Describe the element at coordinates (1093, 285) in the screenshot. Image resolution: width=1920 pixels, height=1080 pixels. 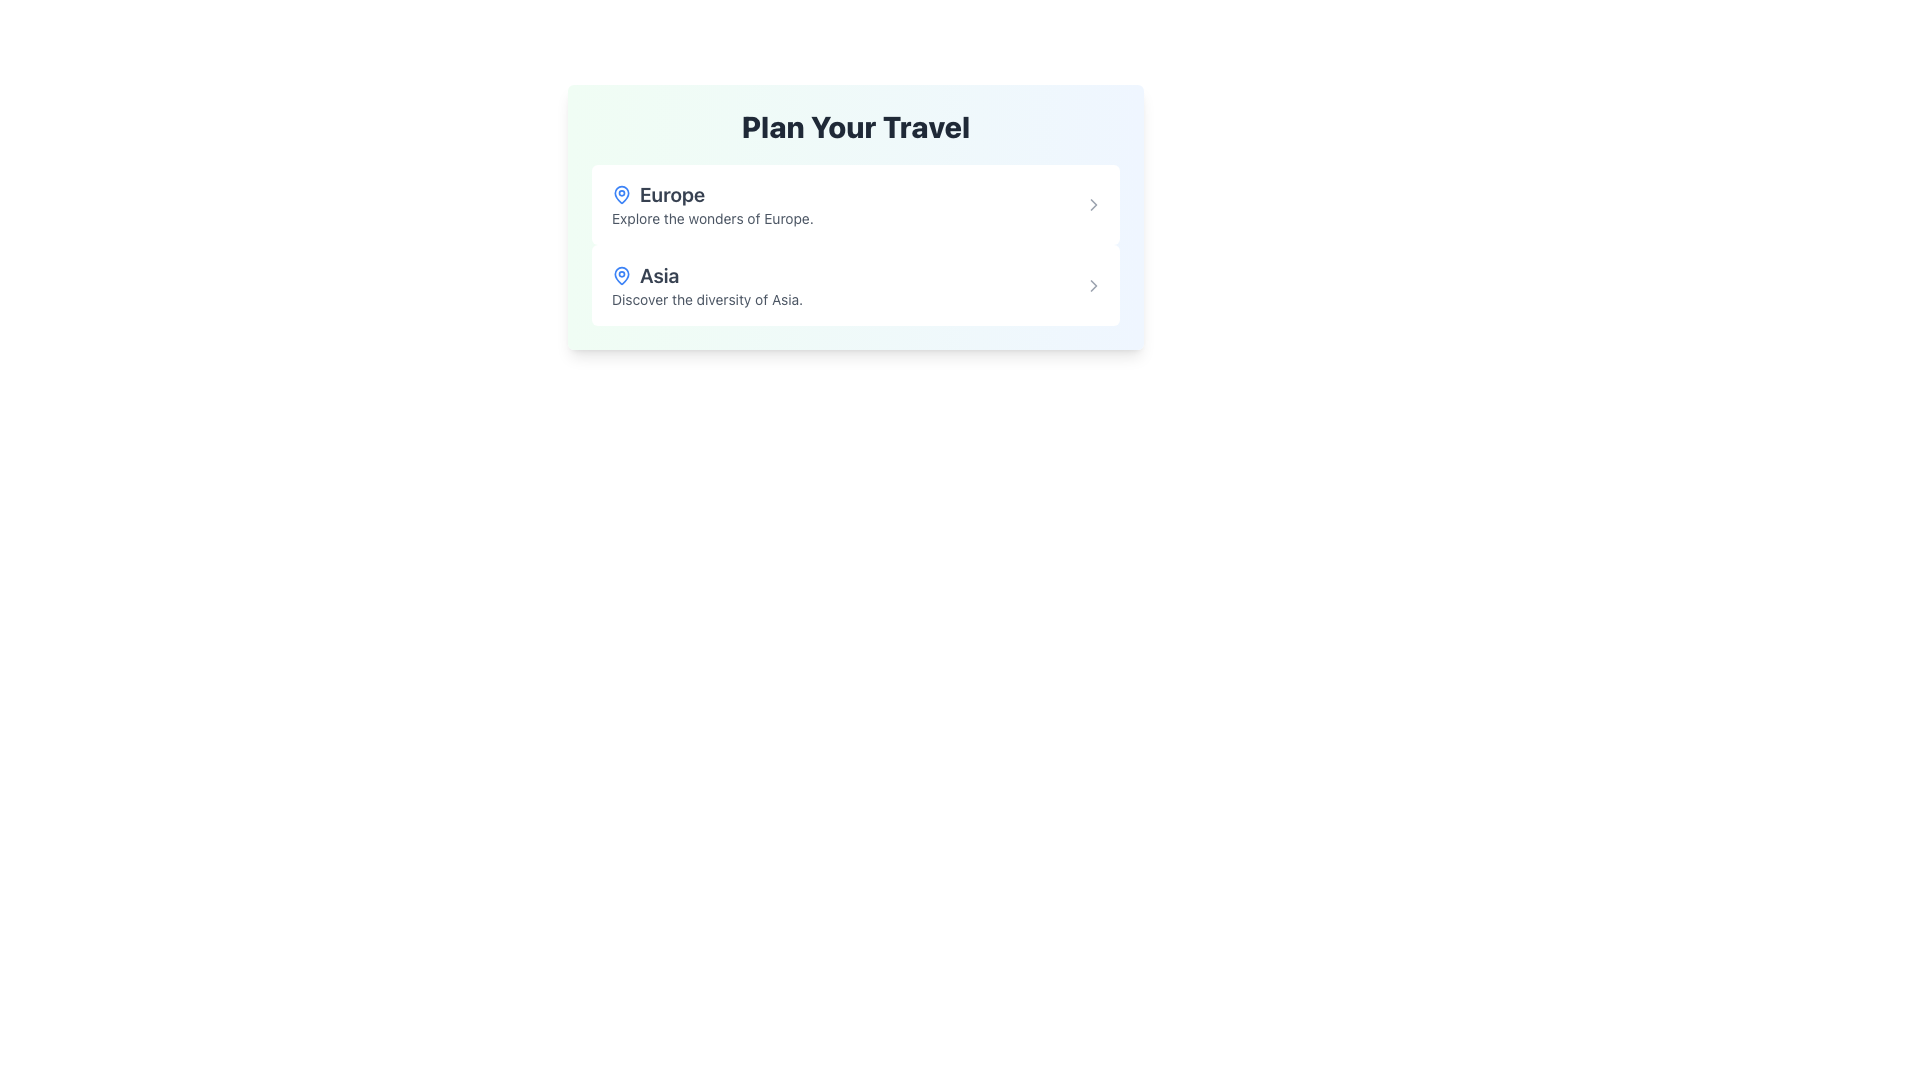
I see `the gray rightward chevron icon located in the bottom right corner of the 'Asia' entry` at that location.